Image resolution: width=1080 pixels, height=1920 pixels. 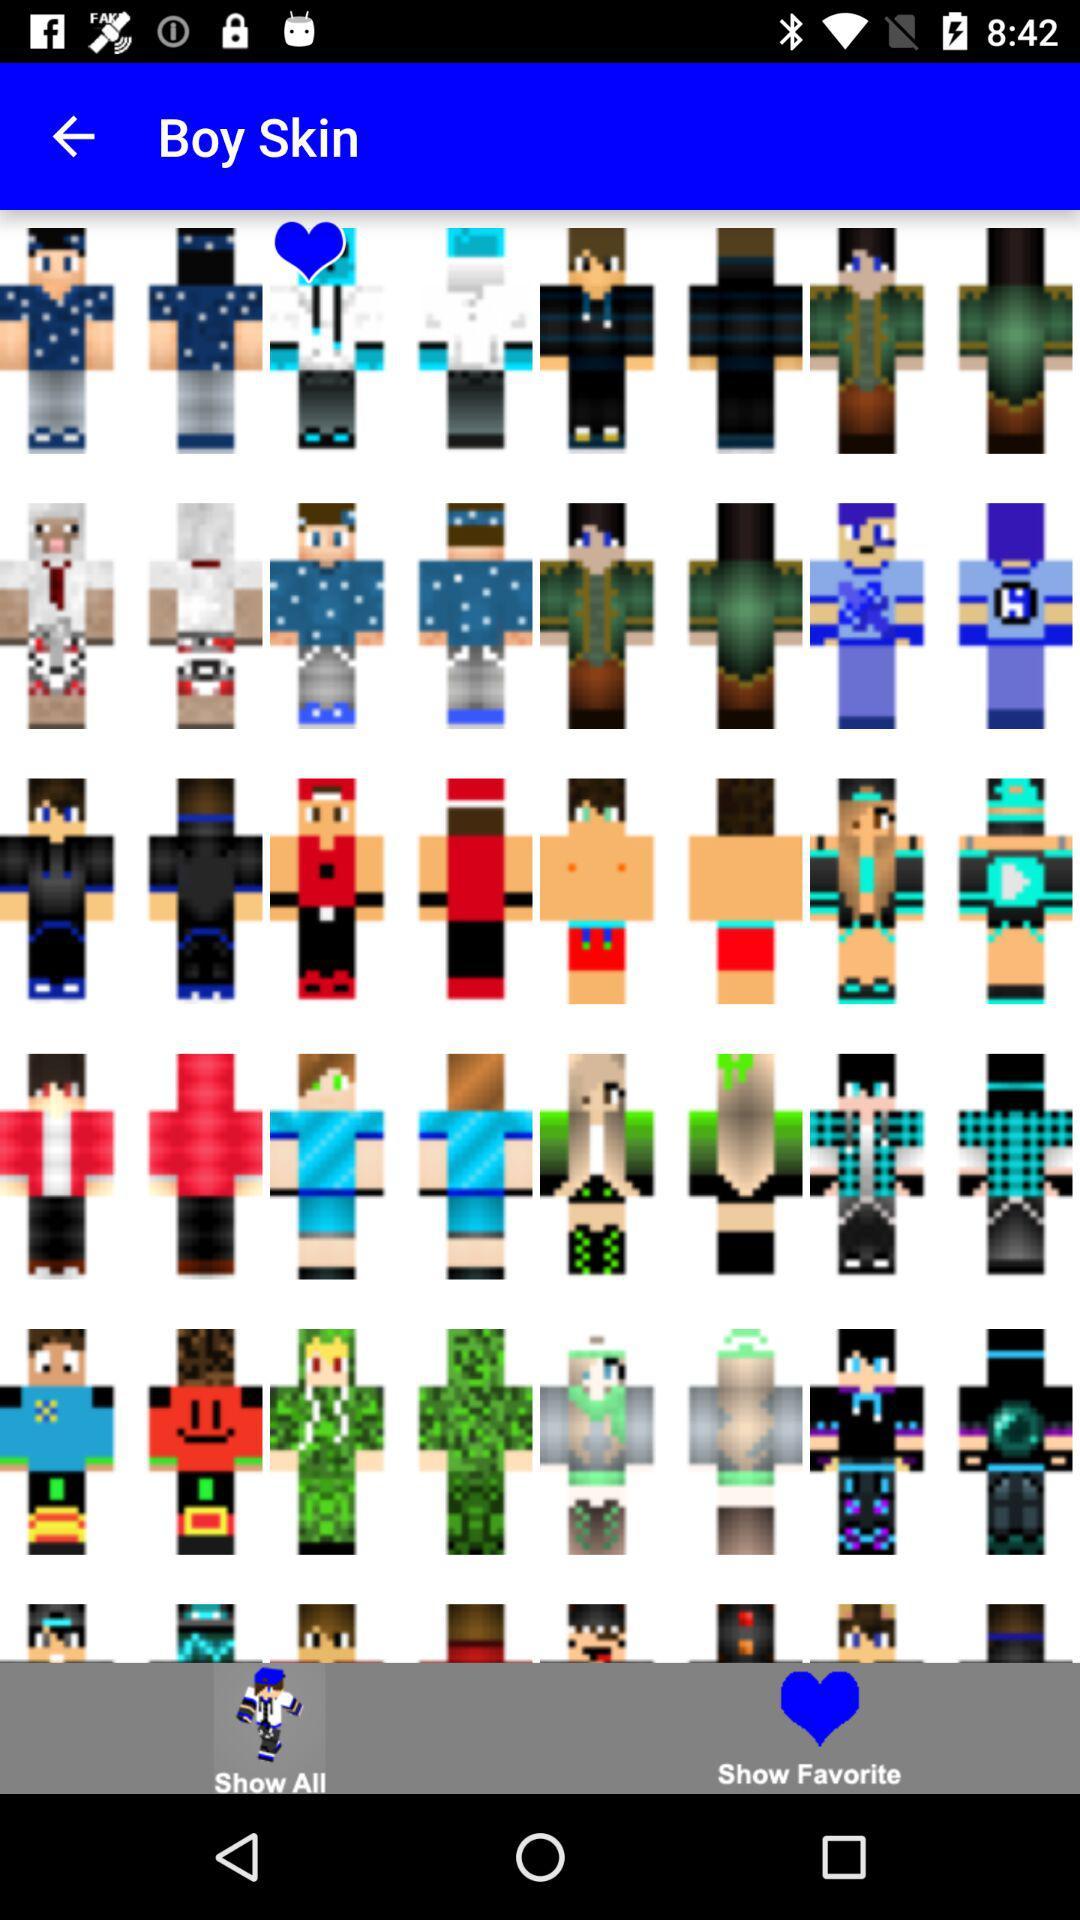 I want to click on third skin from top left of the page, so click(x=941, y=341).